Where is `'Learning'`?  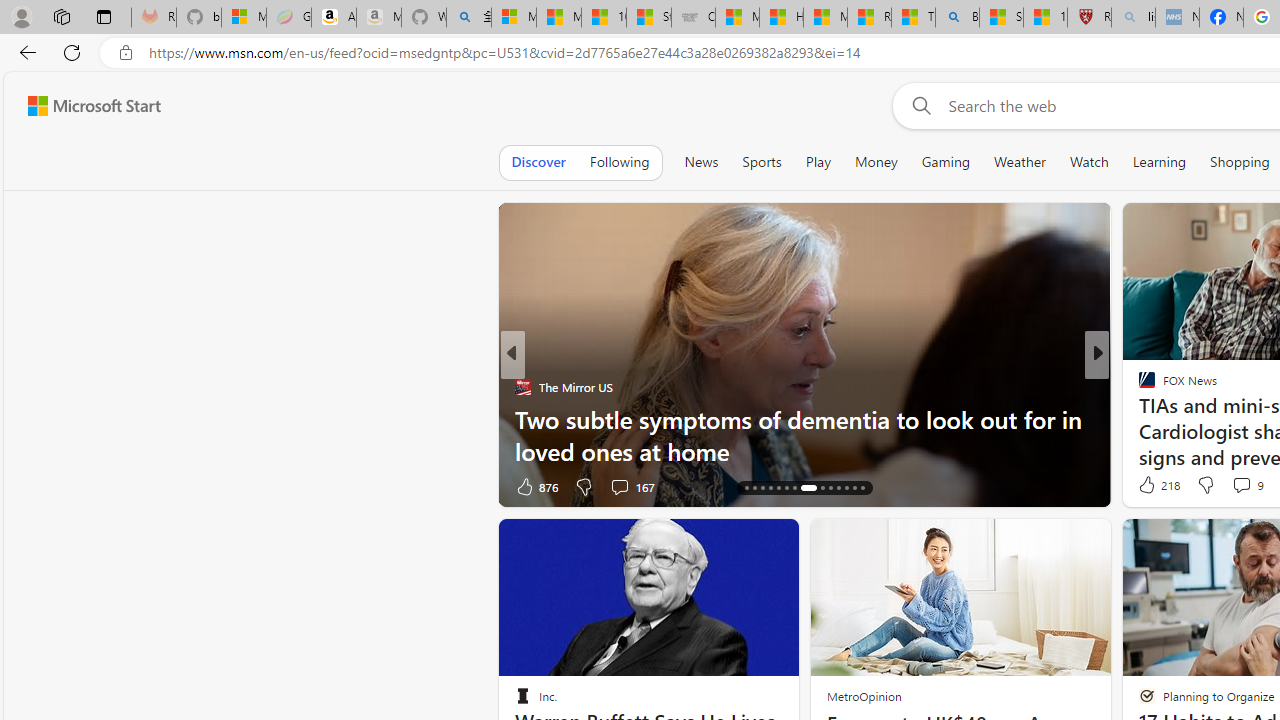
'Learning' is located at coordinates (1159, 161).